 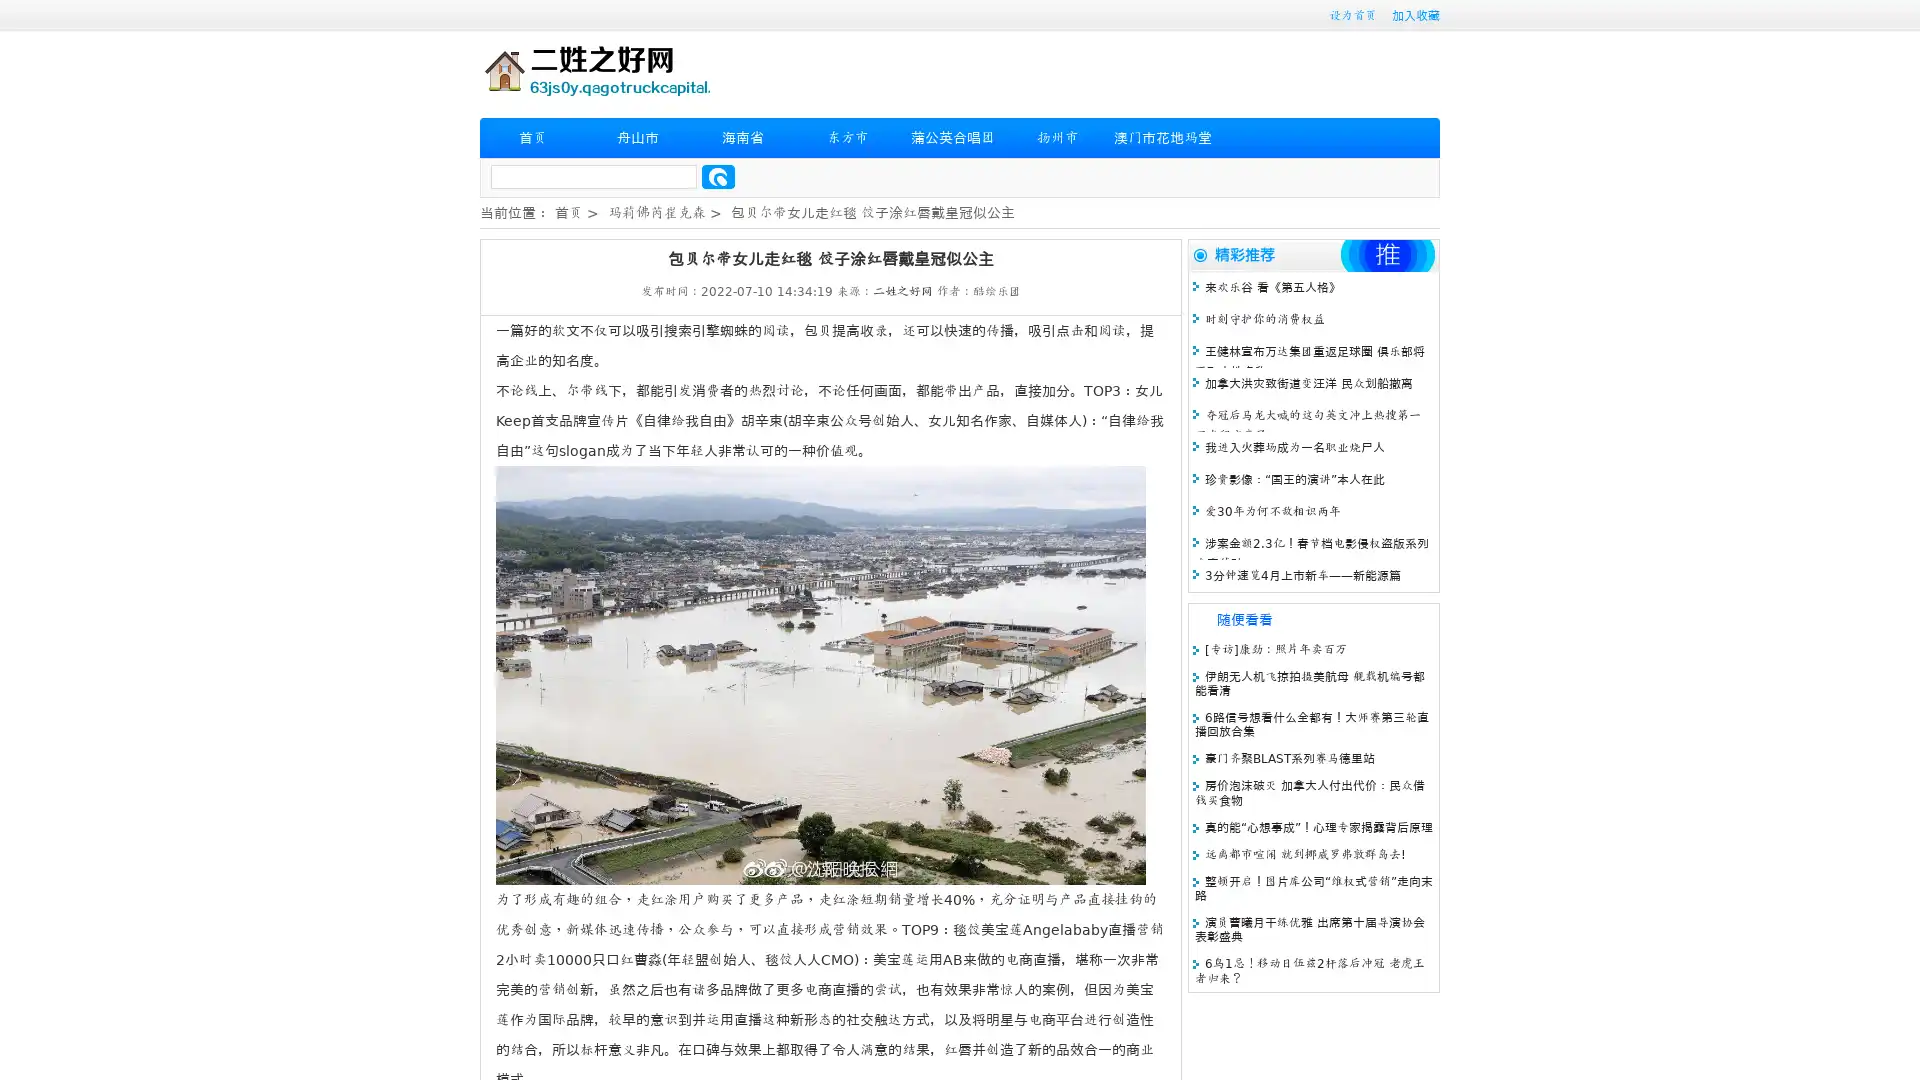 What do you see at coordinates (718, 176) in the screenshot?
I see `Search` at bounding box center [718, 176].